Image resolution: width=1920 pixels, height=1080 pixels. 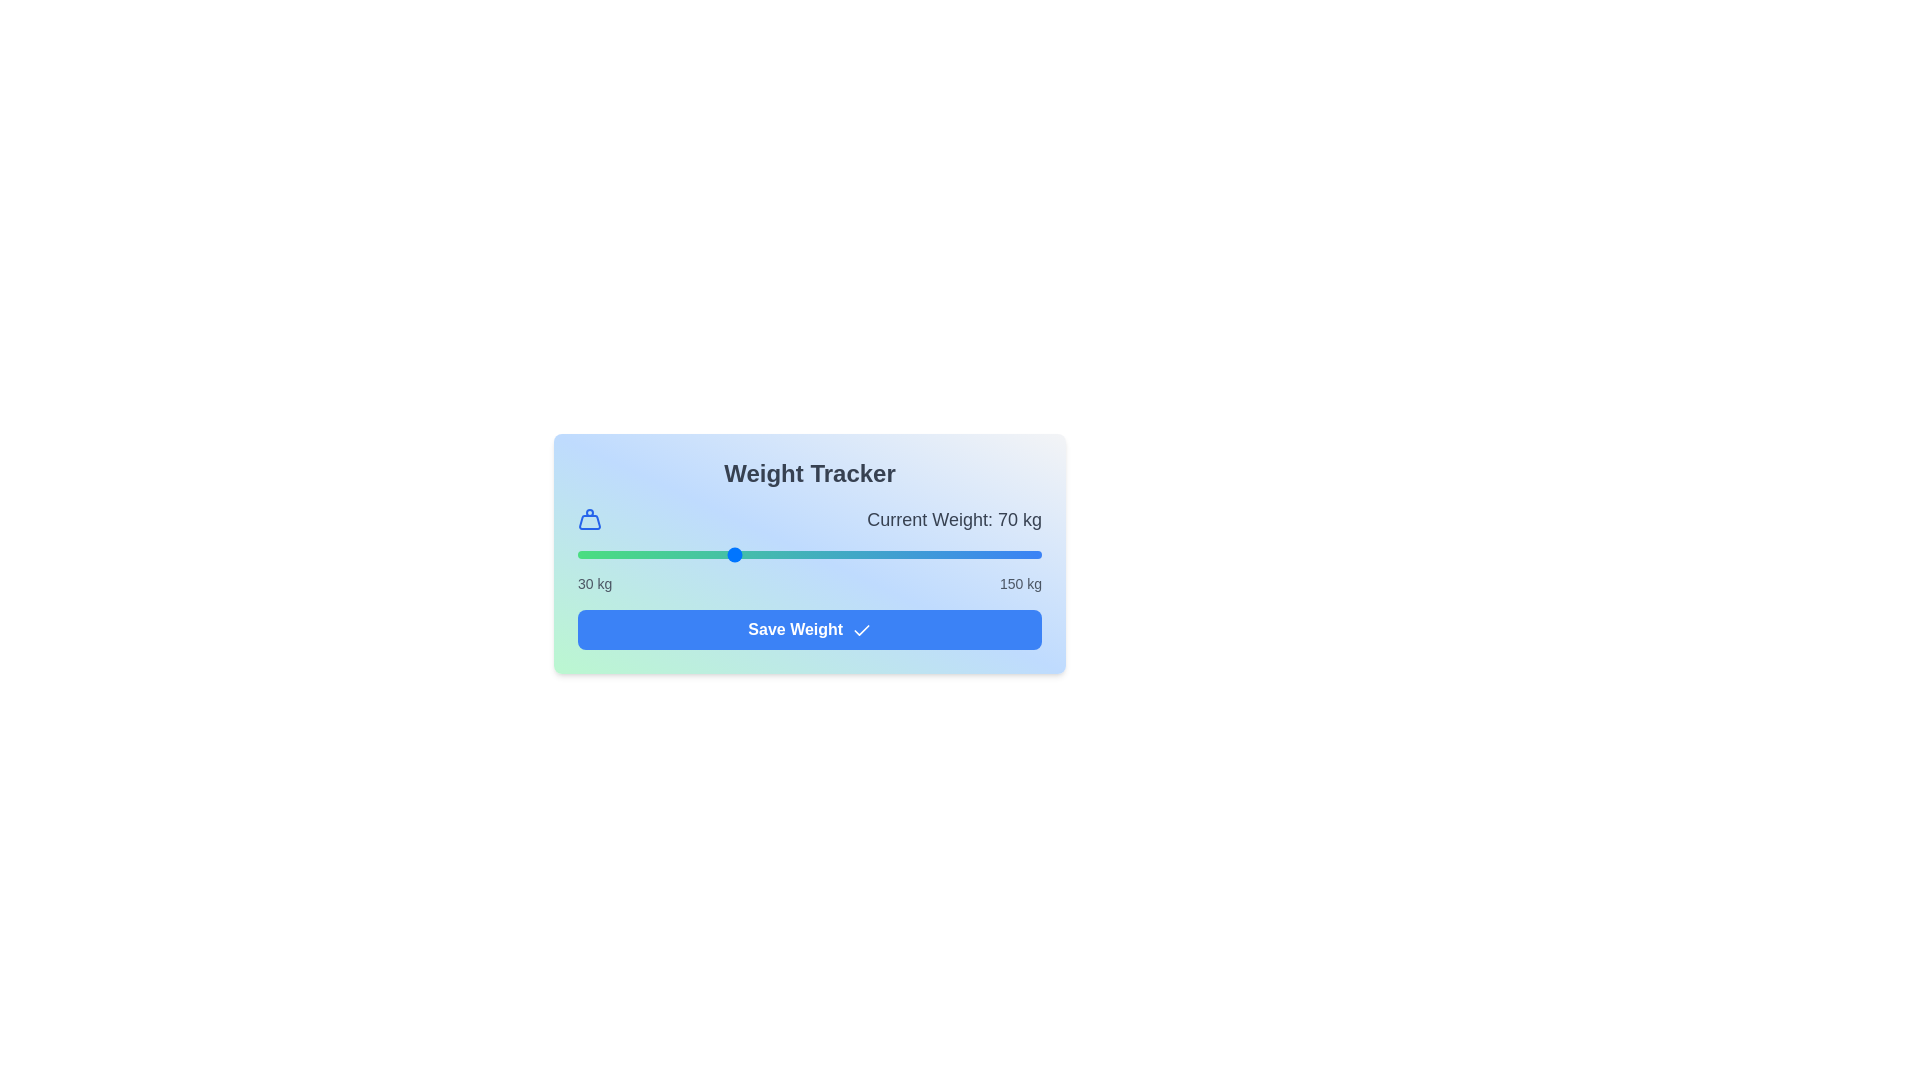 I want to click on the weight slider to 70 kg, so click(x=731, y=555).